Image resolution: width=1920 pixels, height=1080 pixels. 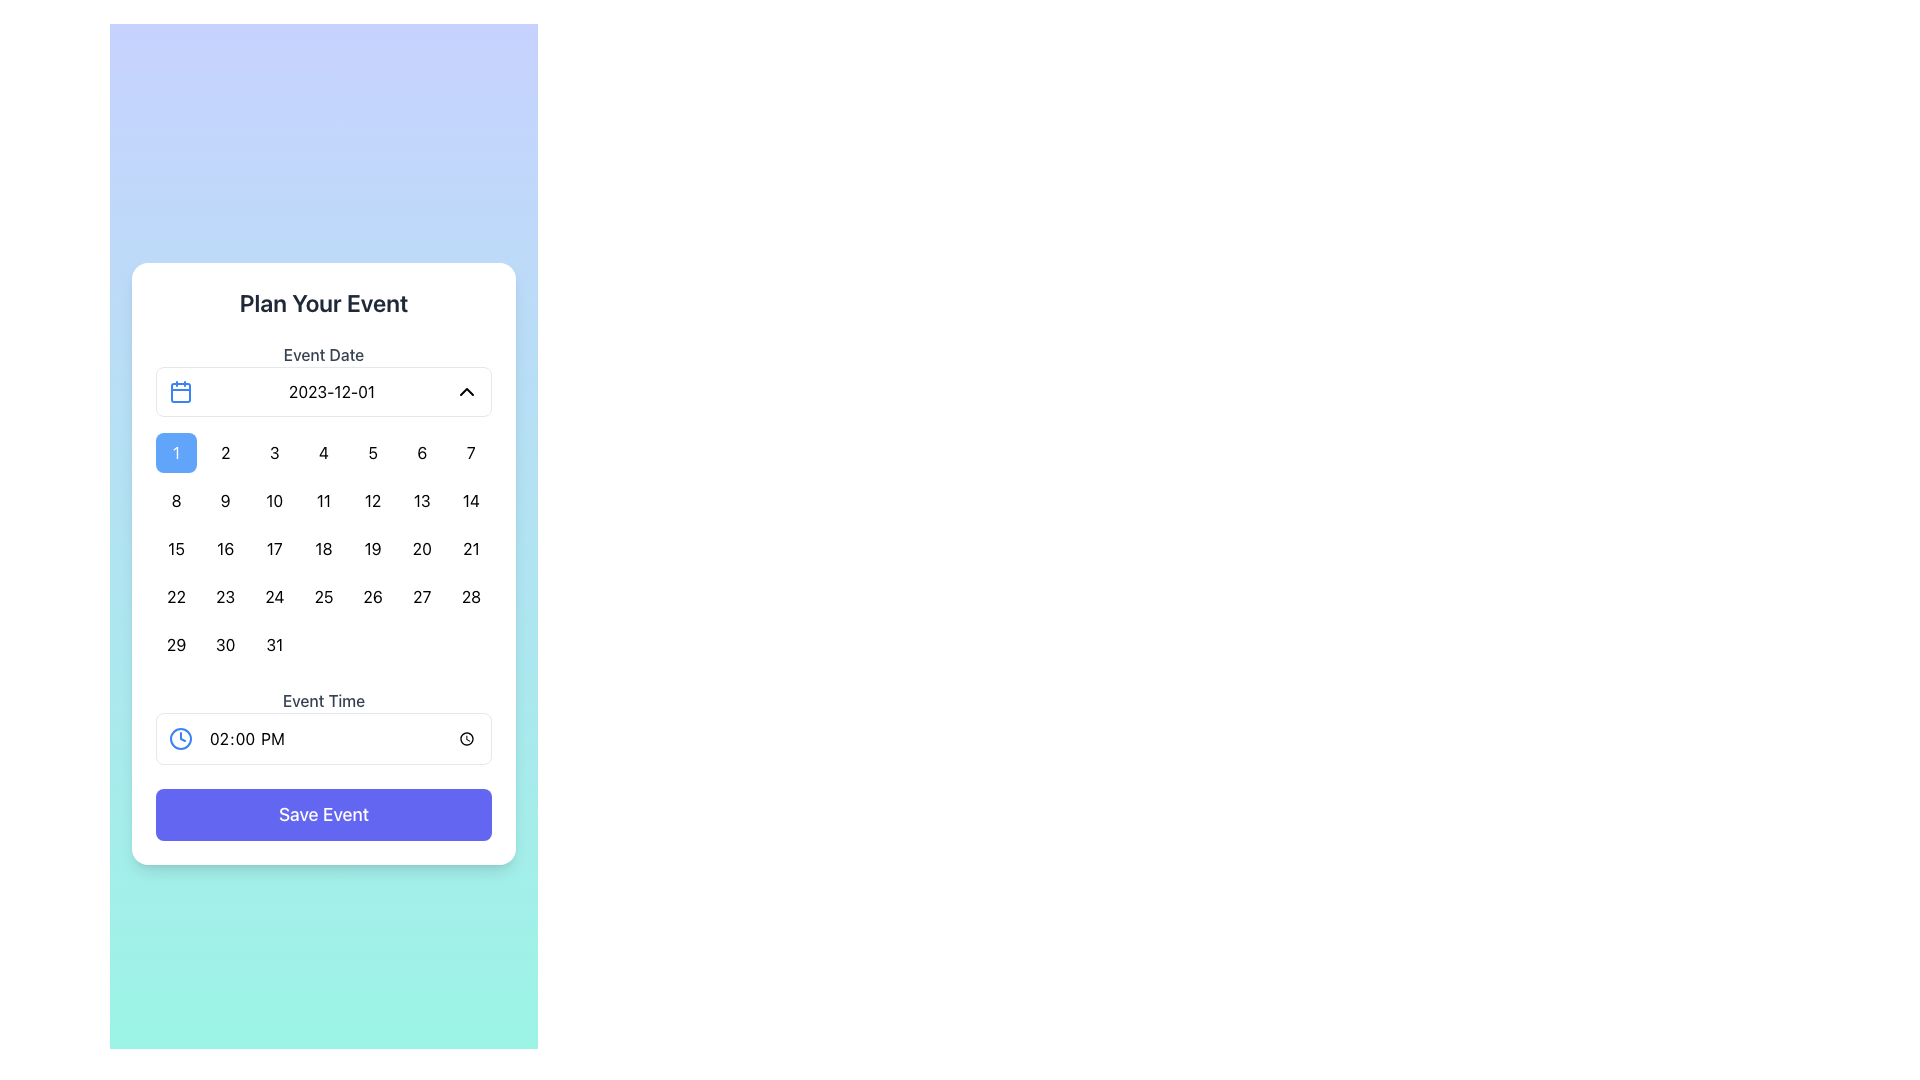 I want to click on the selected date text within the date picker component, so click(x=331, y=392).